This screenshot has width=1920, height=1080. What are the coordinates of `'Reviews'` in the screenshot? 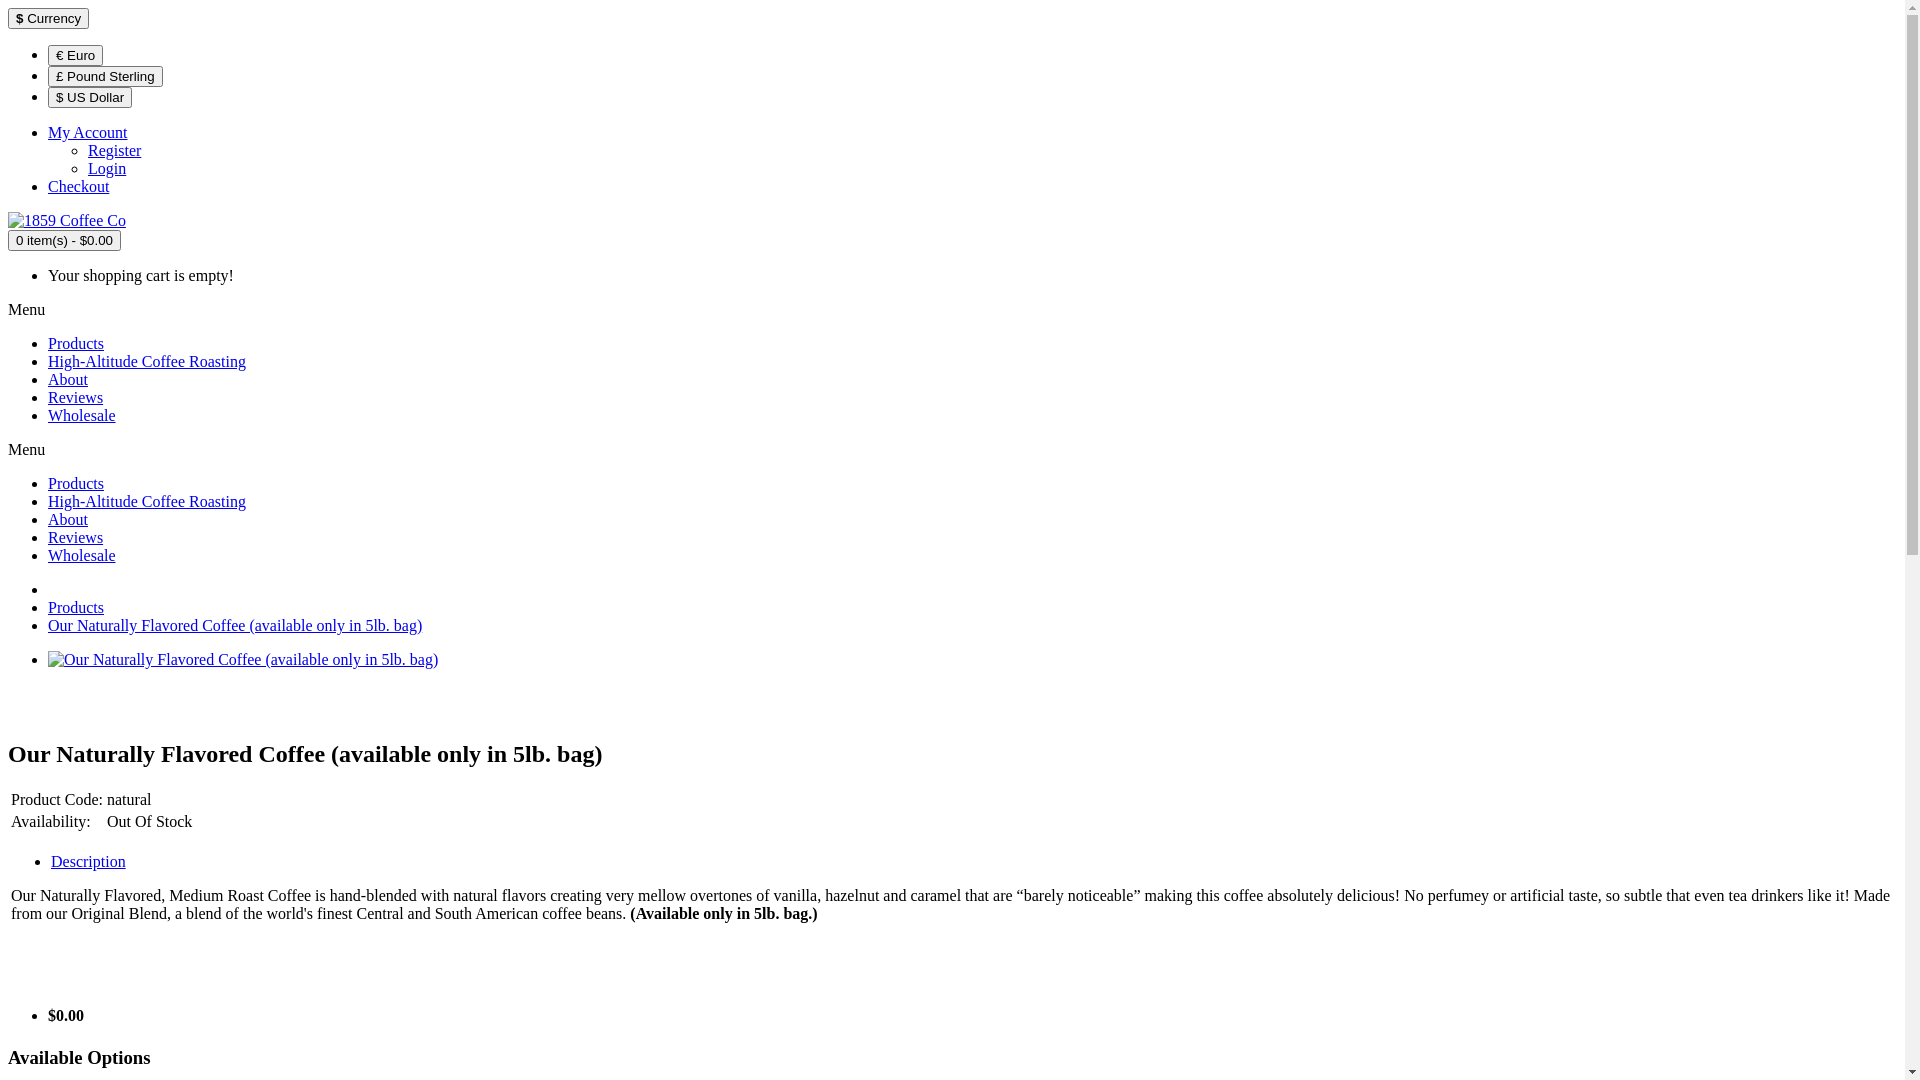 It's located at (75, 536).